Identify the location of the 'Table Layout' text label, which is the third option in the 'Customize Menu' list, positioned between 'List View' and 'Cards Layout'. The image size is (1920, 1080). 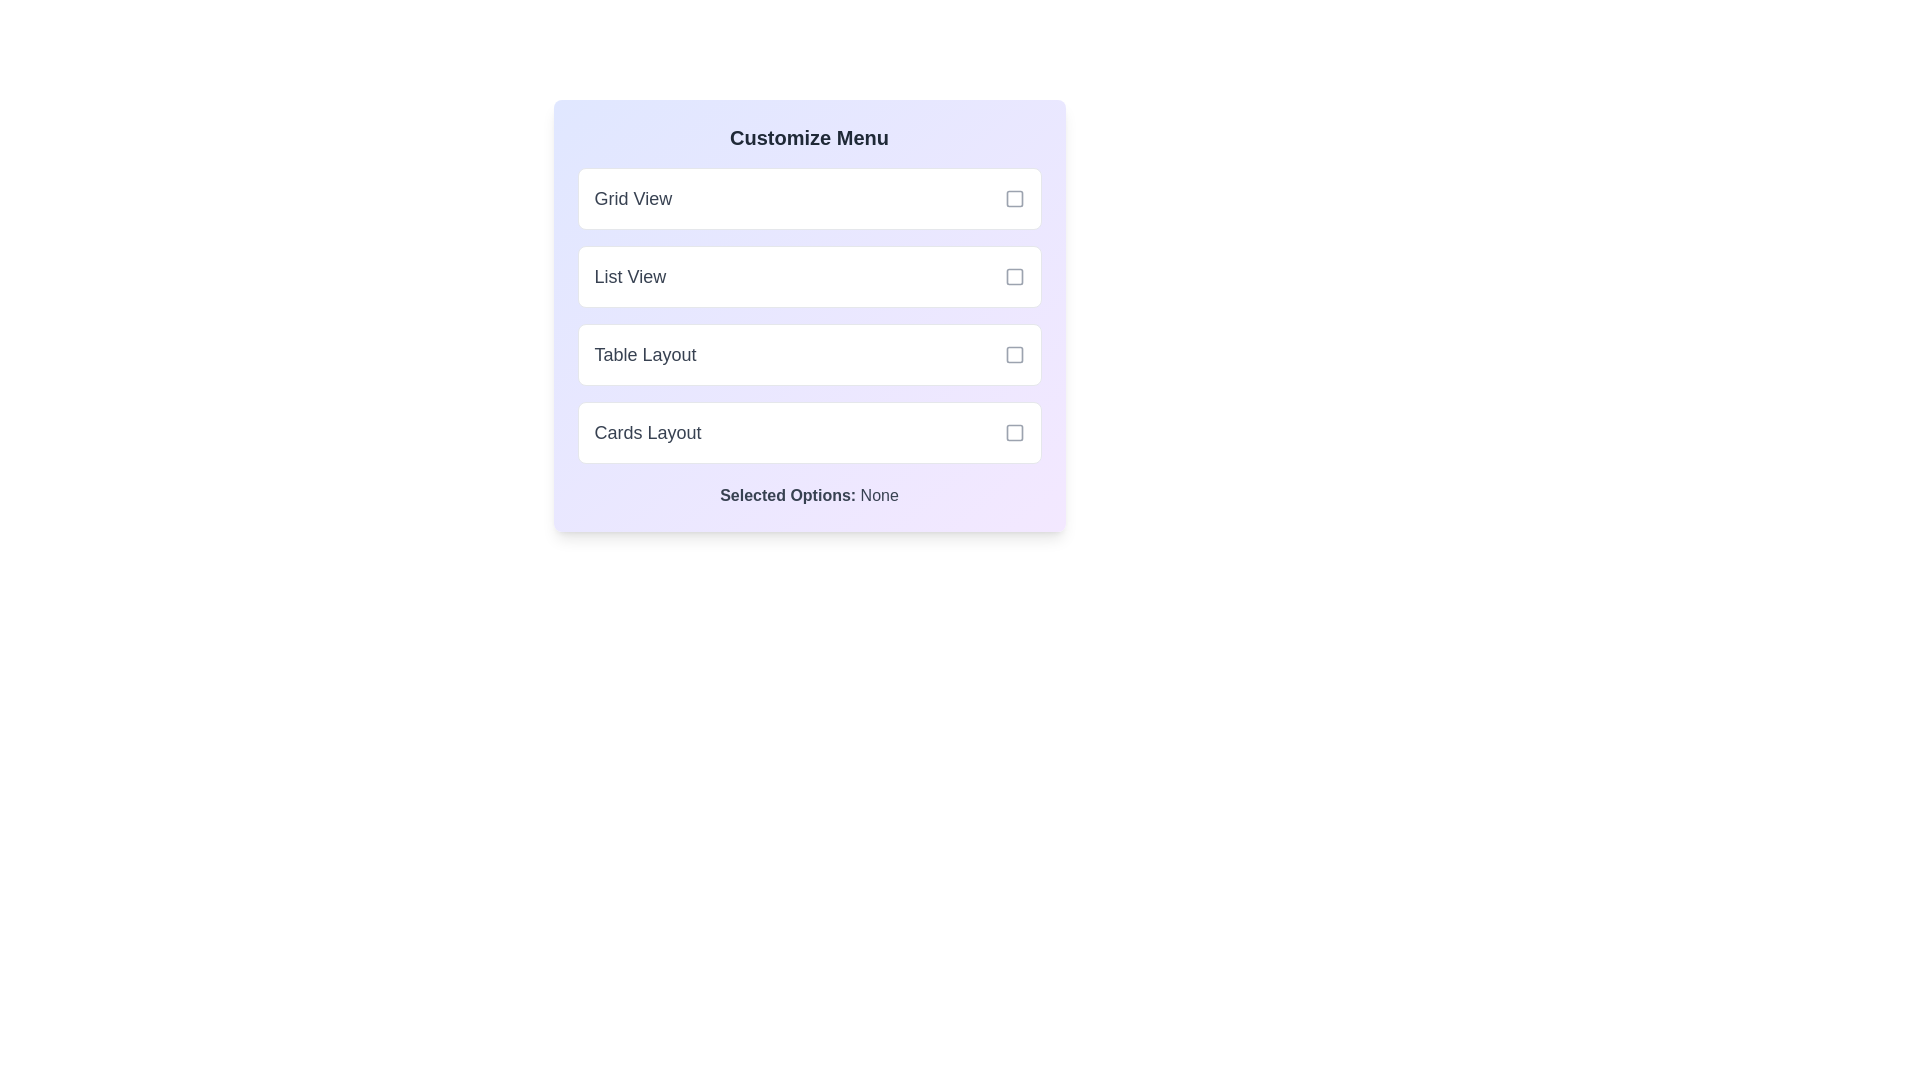
(645, 353).